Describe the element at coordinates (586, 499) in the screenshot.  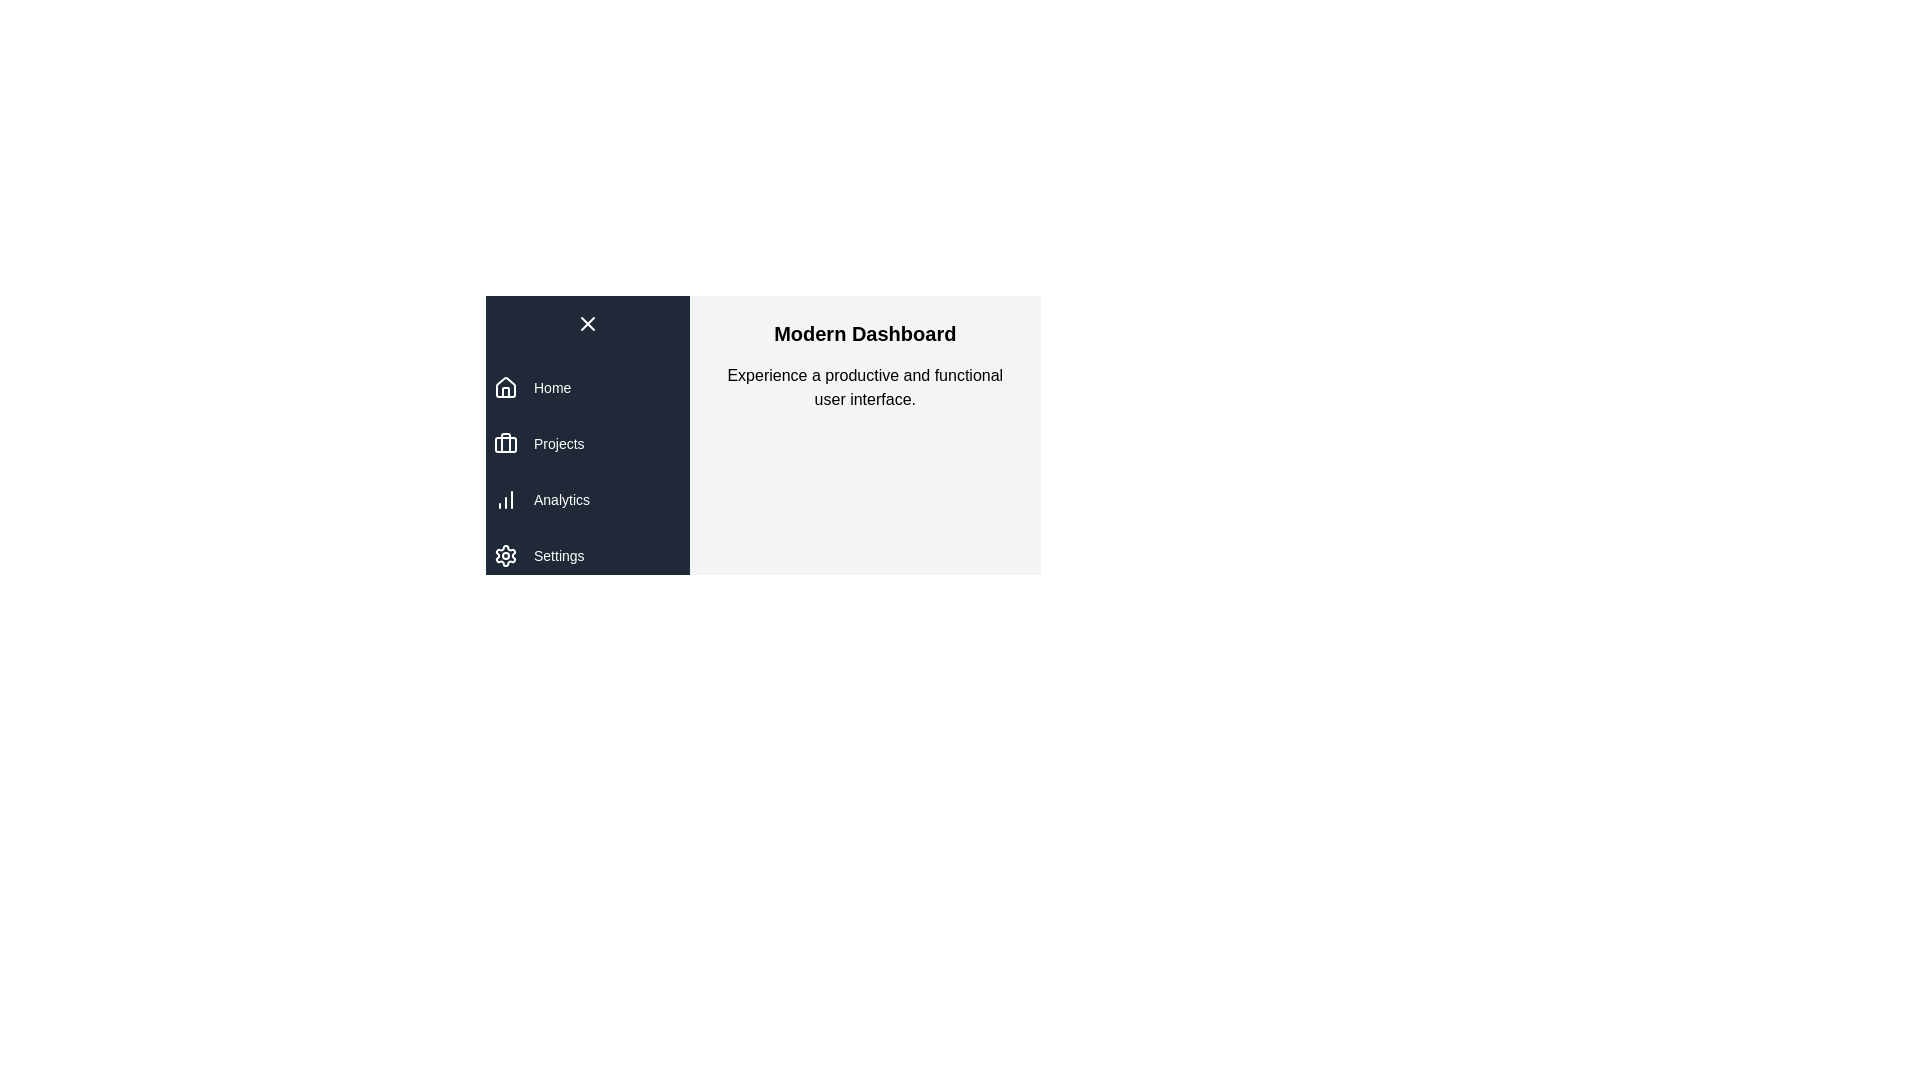
I see `the navigation item Analytics to observe its hover effect` at that location.